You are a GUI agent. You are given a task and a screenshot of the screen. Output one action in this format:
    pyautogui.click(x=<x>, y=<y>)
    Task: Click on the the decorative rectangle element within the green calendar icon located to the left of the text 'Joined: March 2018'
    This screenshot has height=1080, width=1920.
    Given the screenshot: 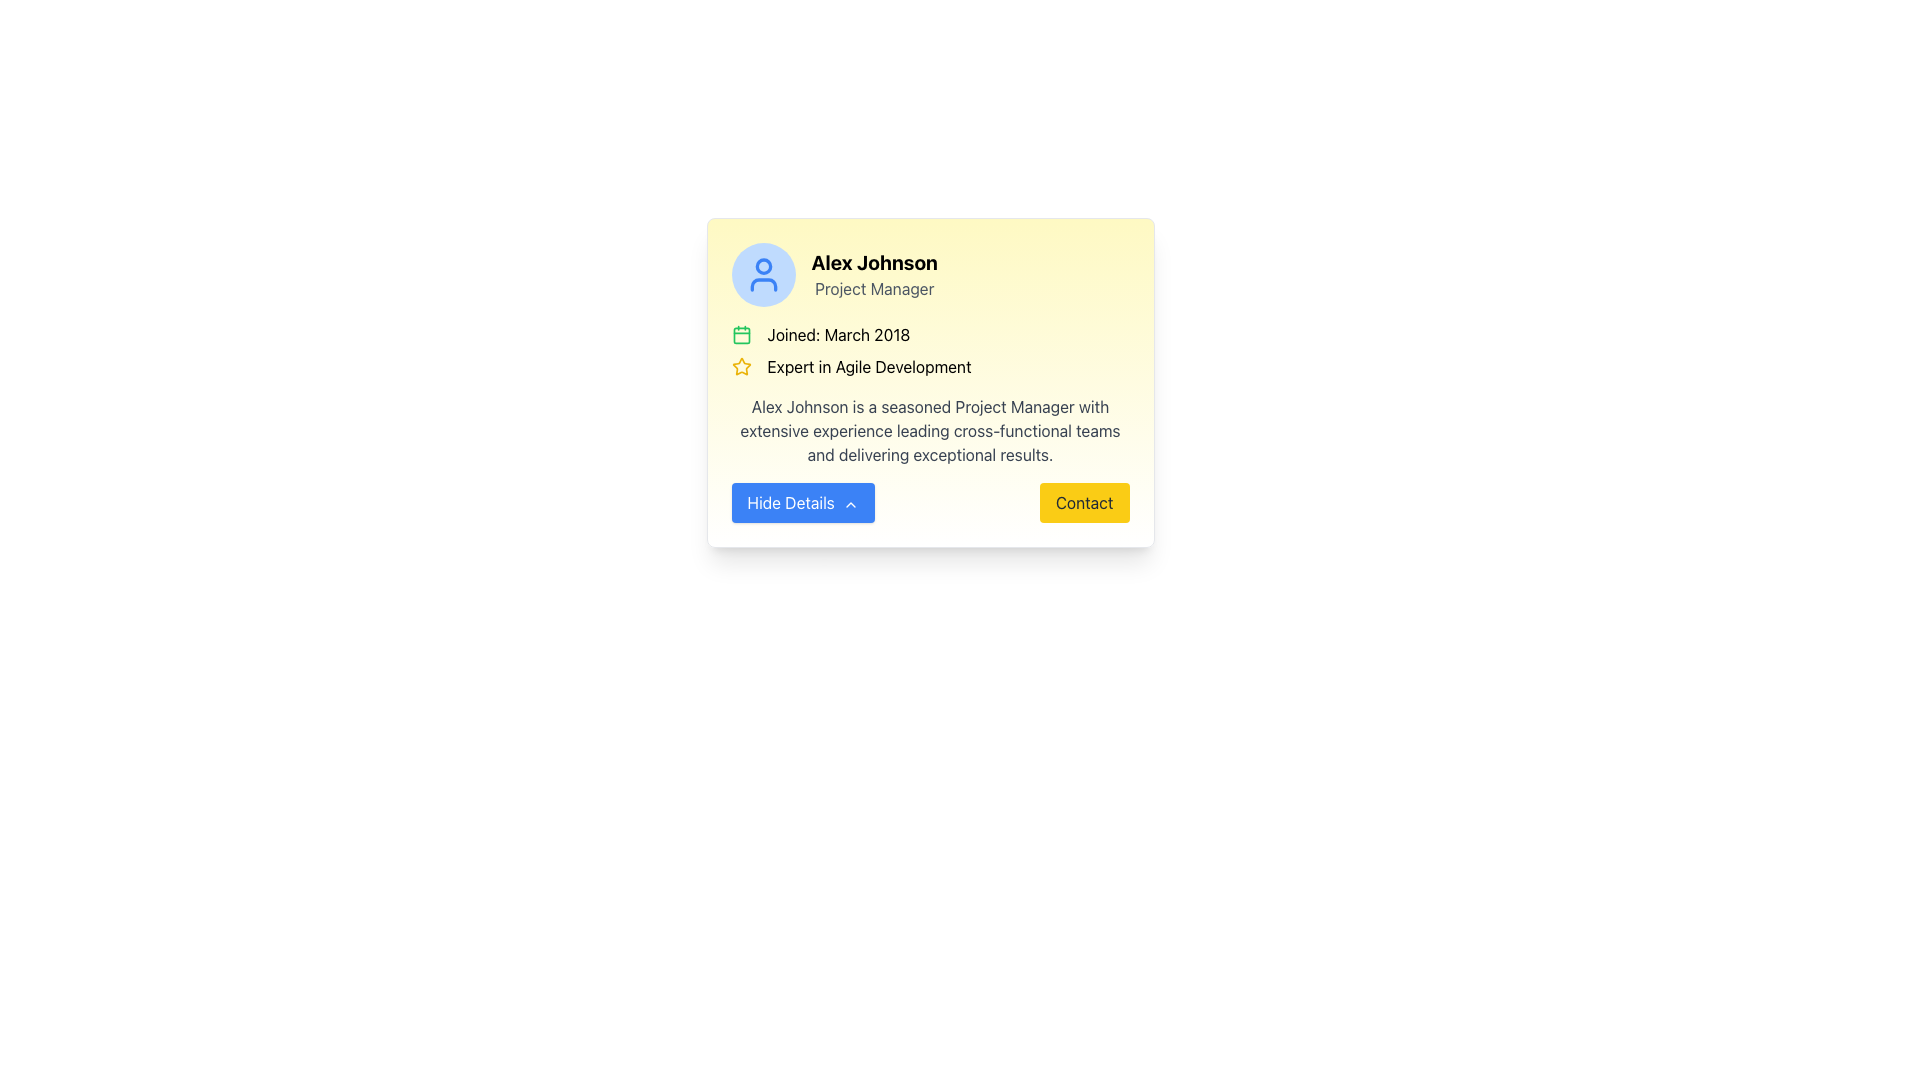 What is the action you would take?
    pyautogui.click(x=740, y=334)
    